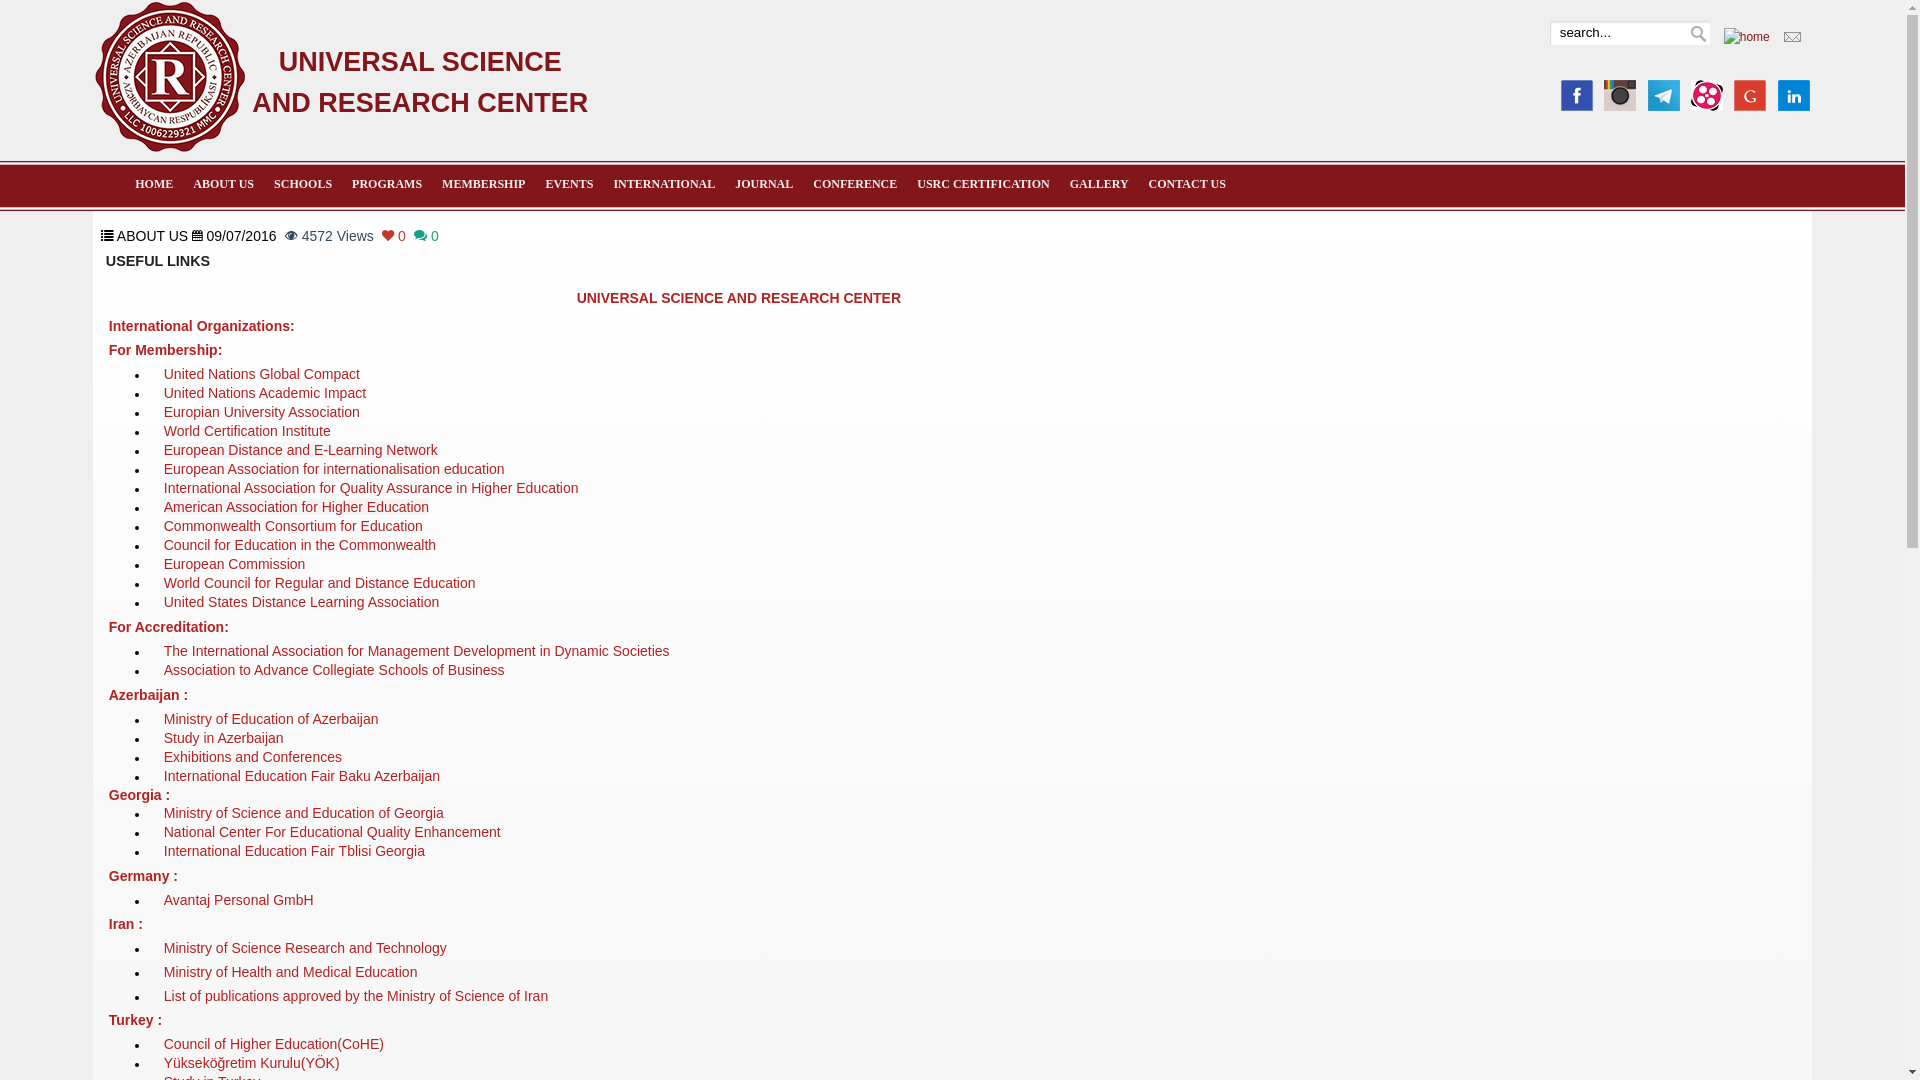  I want to click on 'PROGRAMS', so click(387, 184).